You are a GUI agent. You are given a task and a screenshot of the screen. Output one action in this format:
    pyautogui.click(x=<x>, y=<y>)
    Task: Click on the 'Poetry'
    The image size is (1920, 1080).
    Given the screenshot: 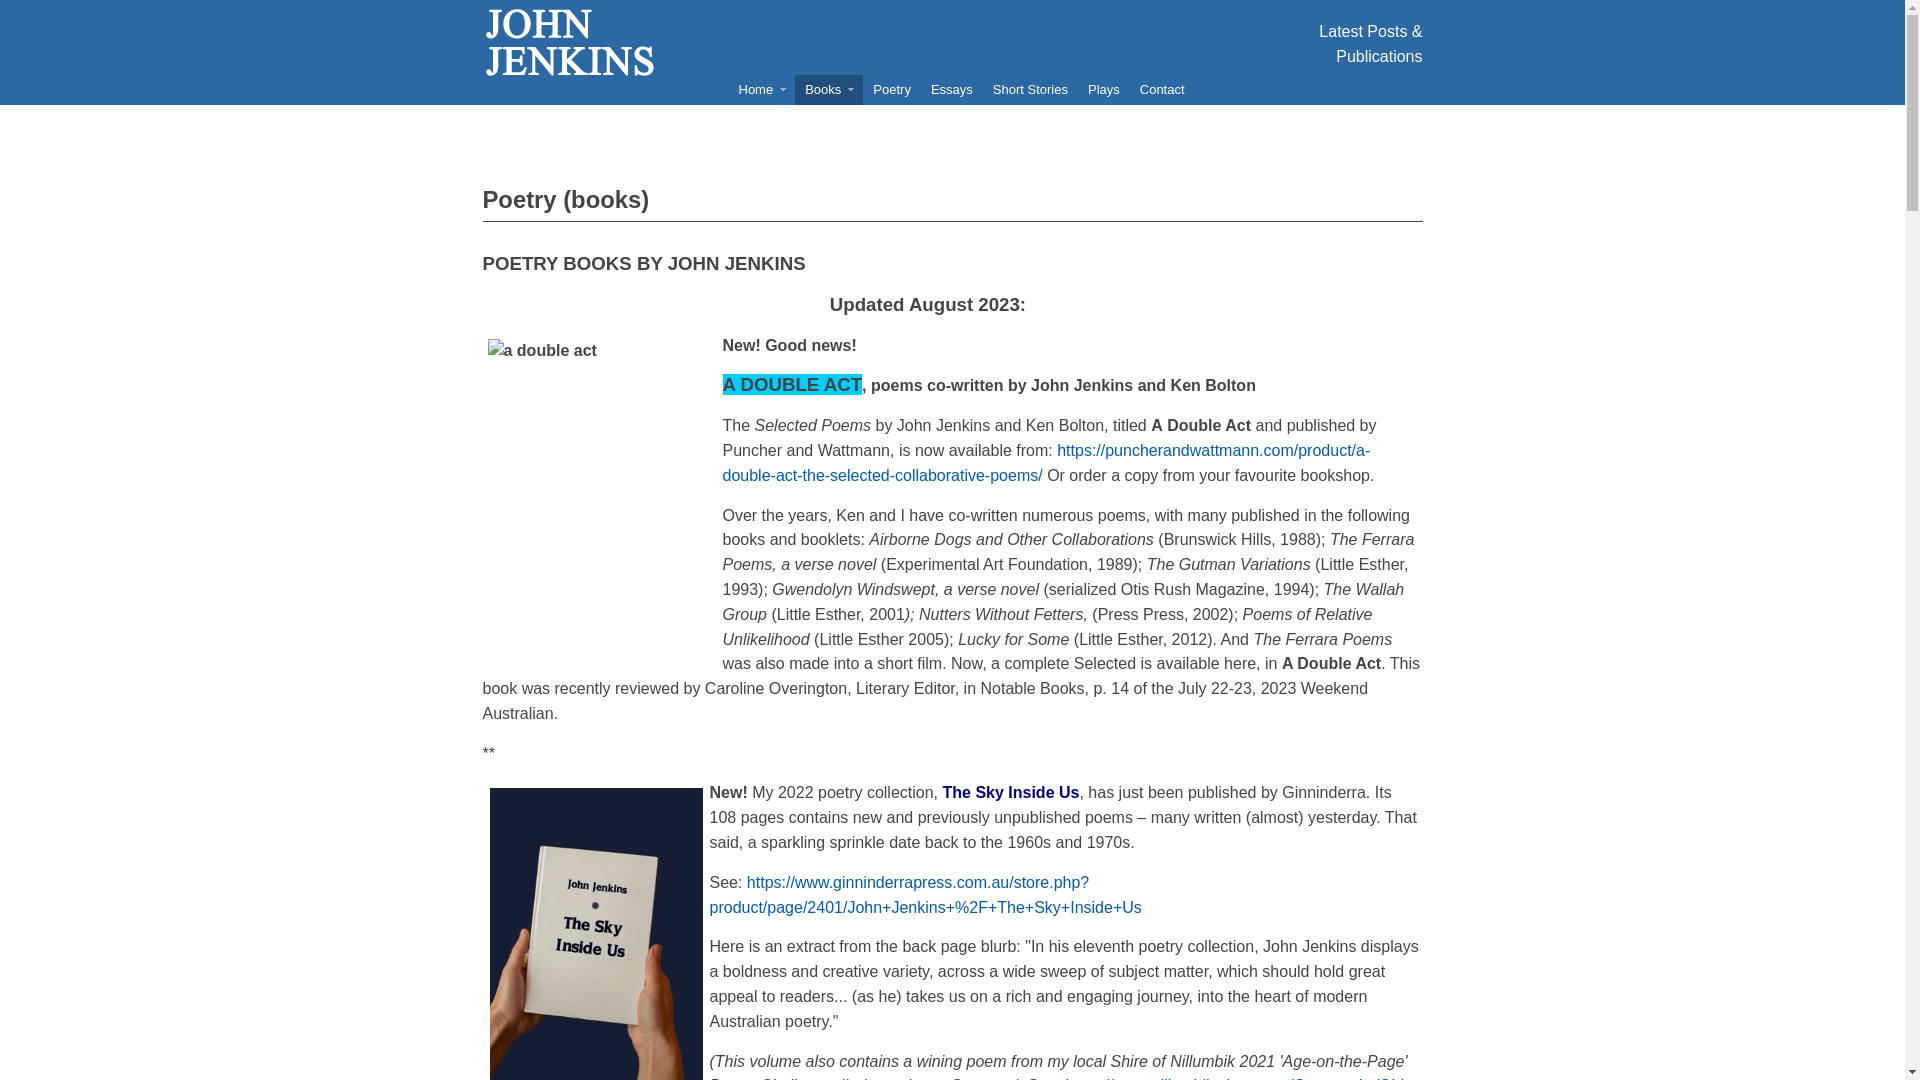 What is the action you would take?
    pyautogui.click(x=891, y=88)
    